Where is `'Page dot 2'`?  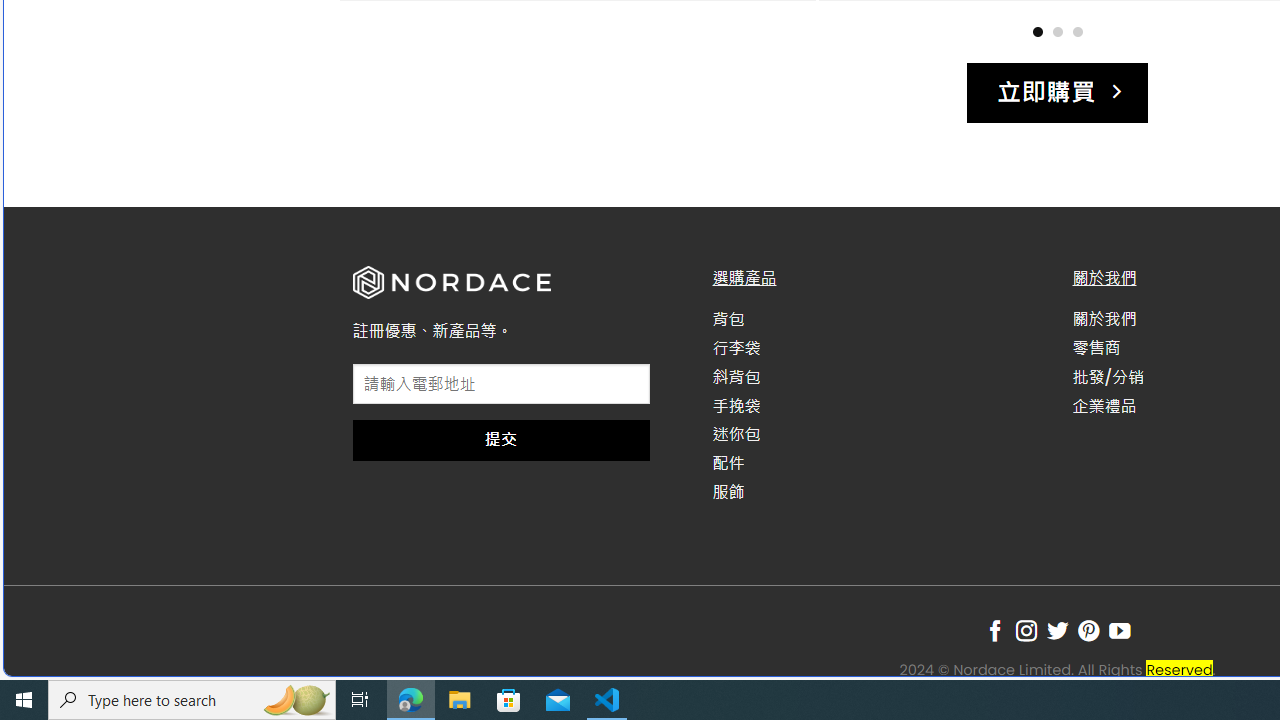
'Page dot 2' is located at coordinates (1056, 31).